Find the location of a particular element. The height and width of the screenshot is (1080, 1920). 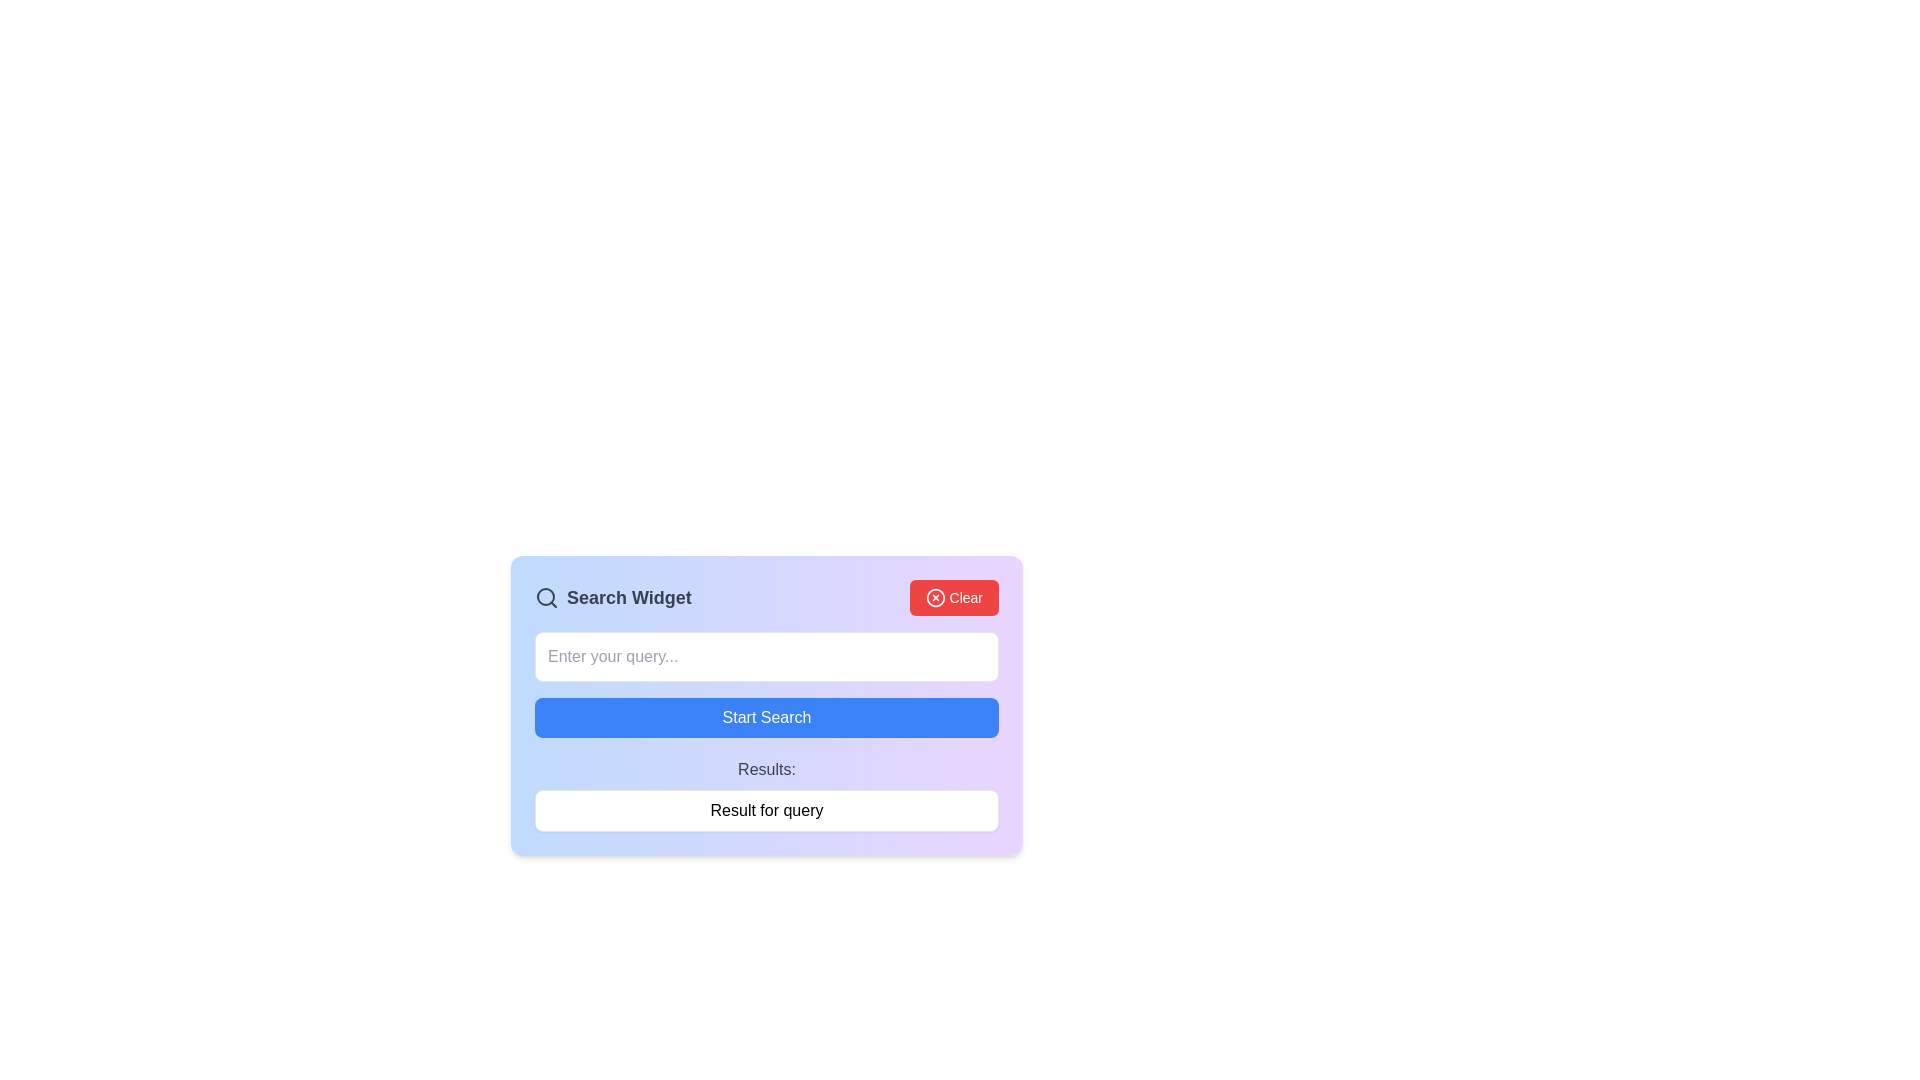

the search button located below the 'Enter your query...' text input field to initiate a search operation is located at coordinates (766, 716).